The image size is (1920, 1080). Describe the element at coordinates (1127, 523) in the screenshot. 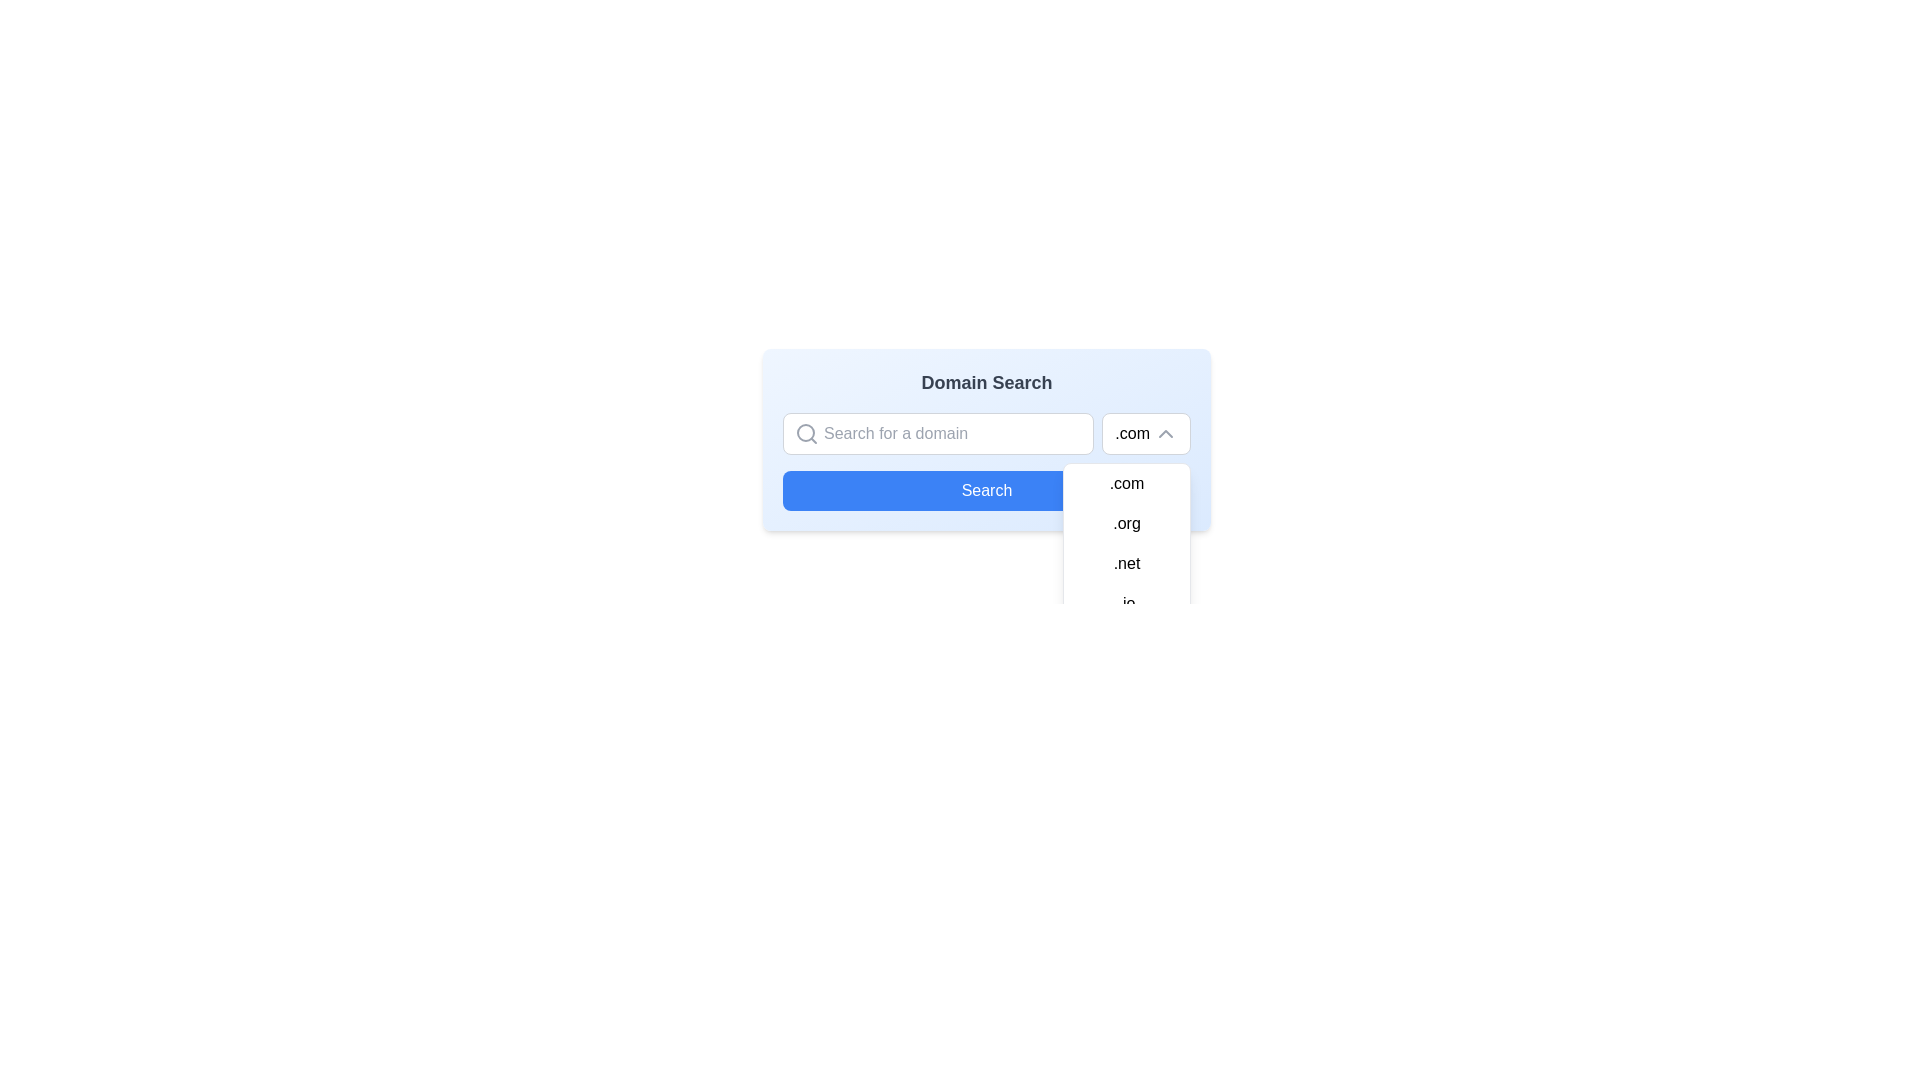

I see `the dropdown list item containing the text '.org'` at that location.